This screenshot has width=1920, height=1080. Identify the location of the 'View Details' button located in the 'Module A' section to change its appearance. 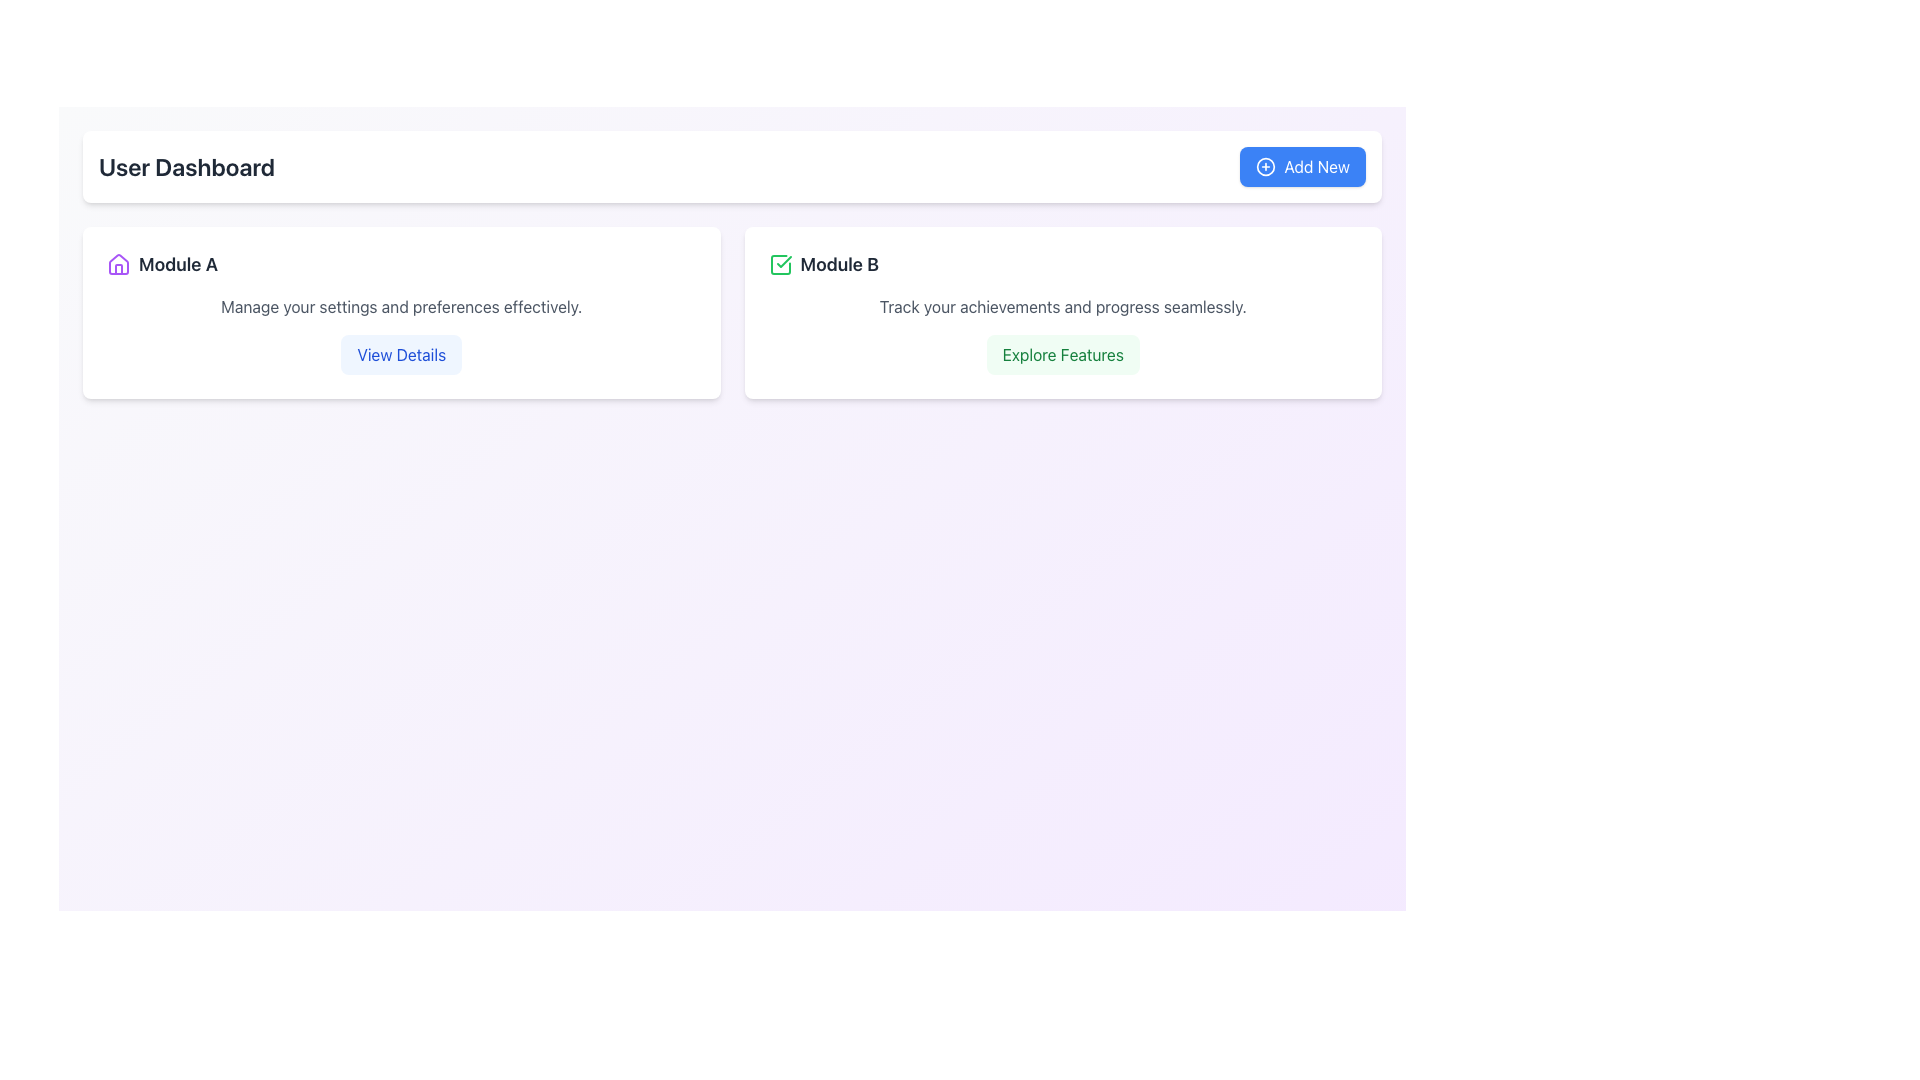
(400, 353).